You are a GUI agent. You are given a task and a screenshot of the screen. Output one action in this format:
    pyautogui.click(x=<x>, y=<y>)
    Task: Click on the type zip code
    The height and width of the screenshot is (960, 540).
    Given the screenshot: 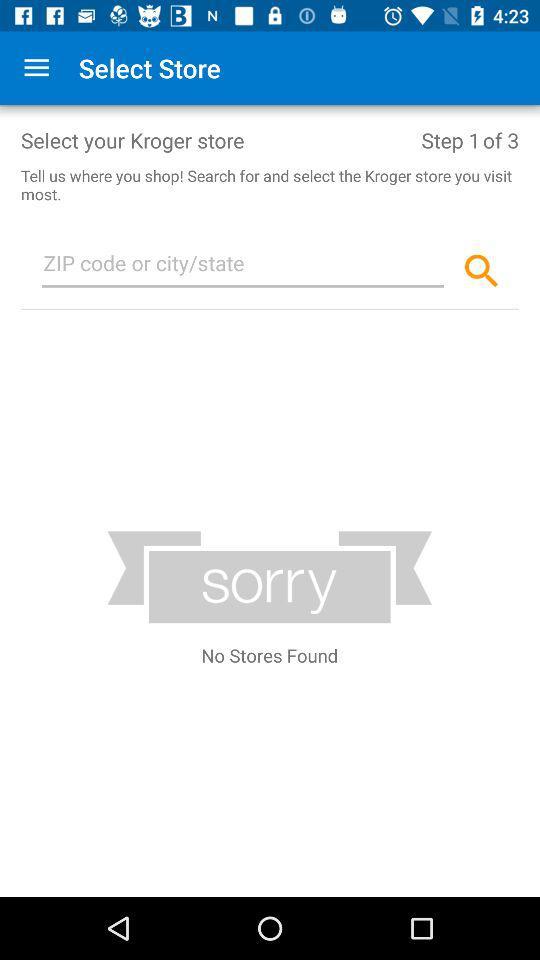 What is the action you would take?
    pyautogui.click(x=243, y=266)
    